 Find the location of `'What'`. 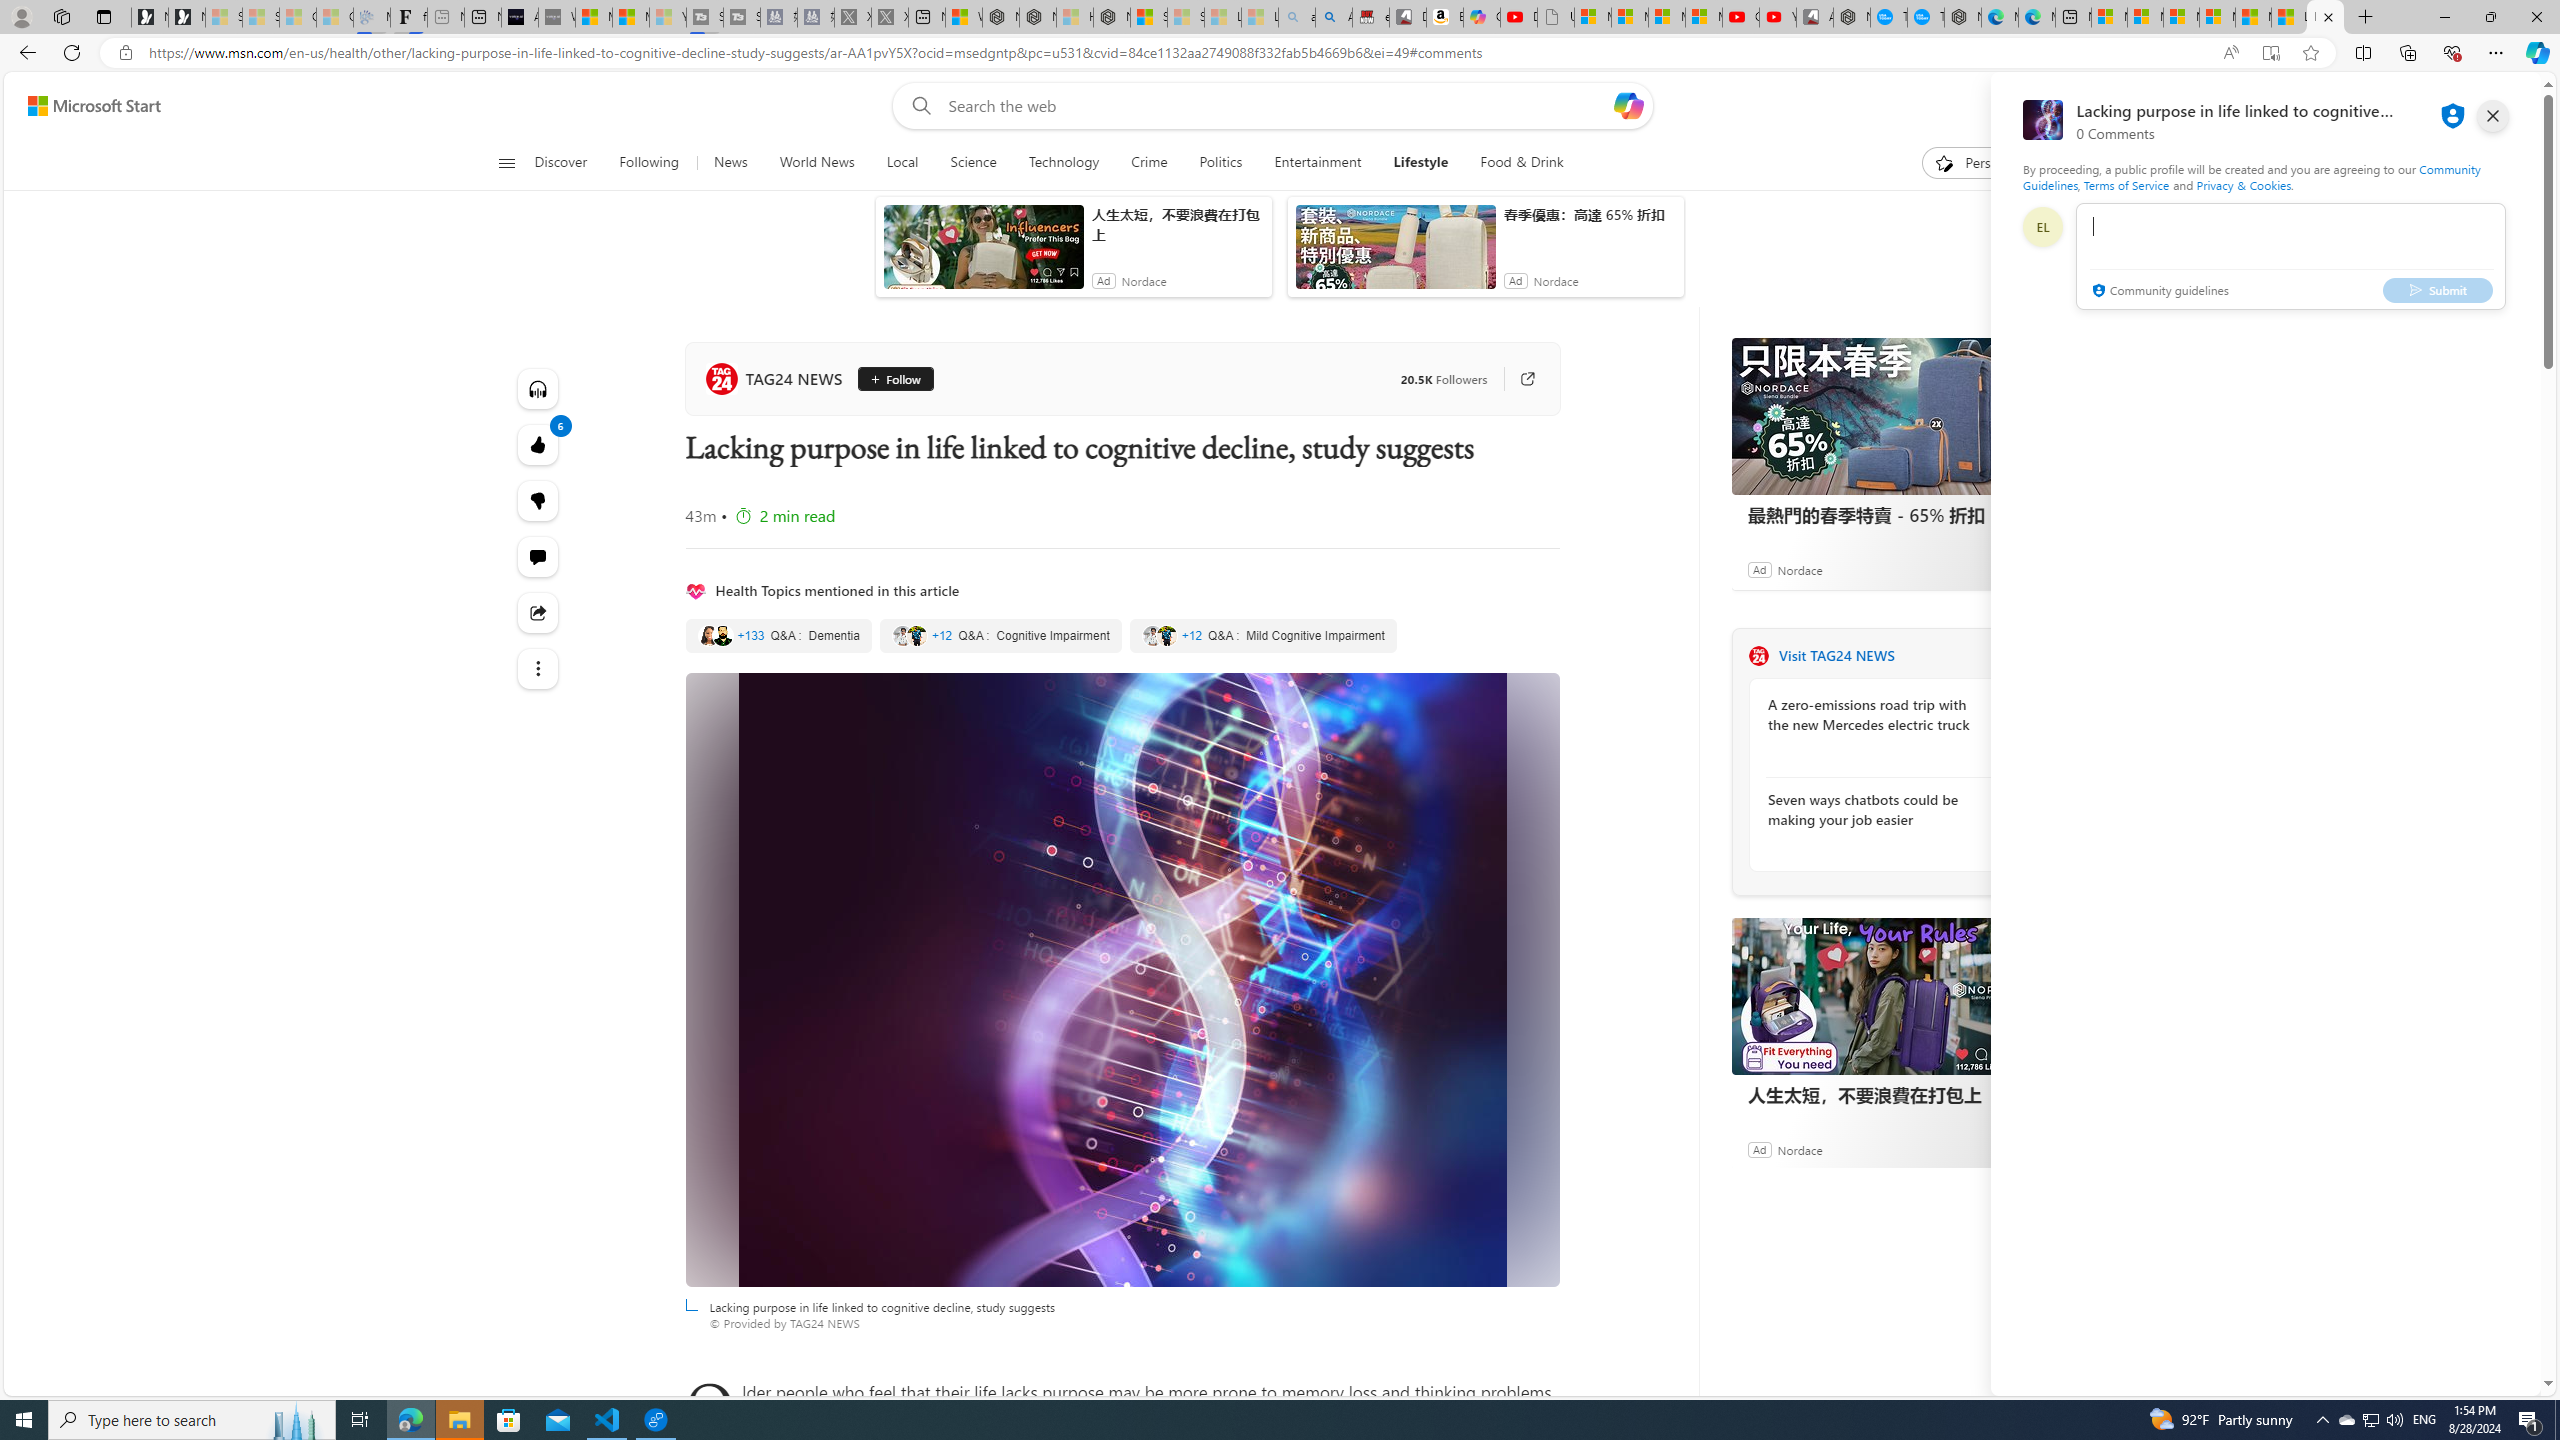

'What' is located at coordinates (555, 16).